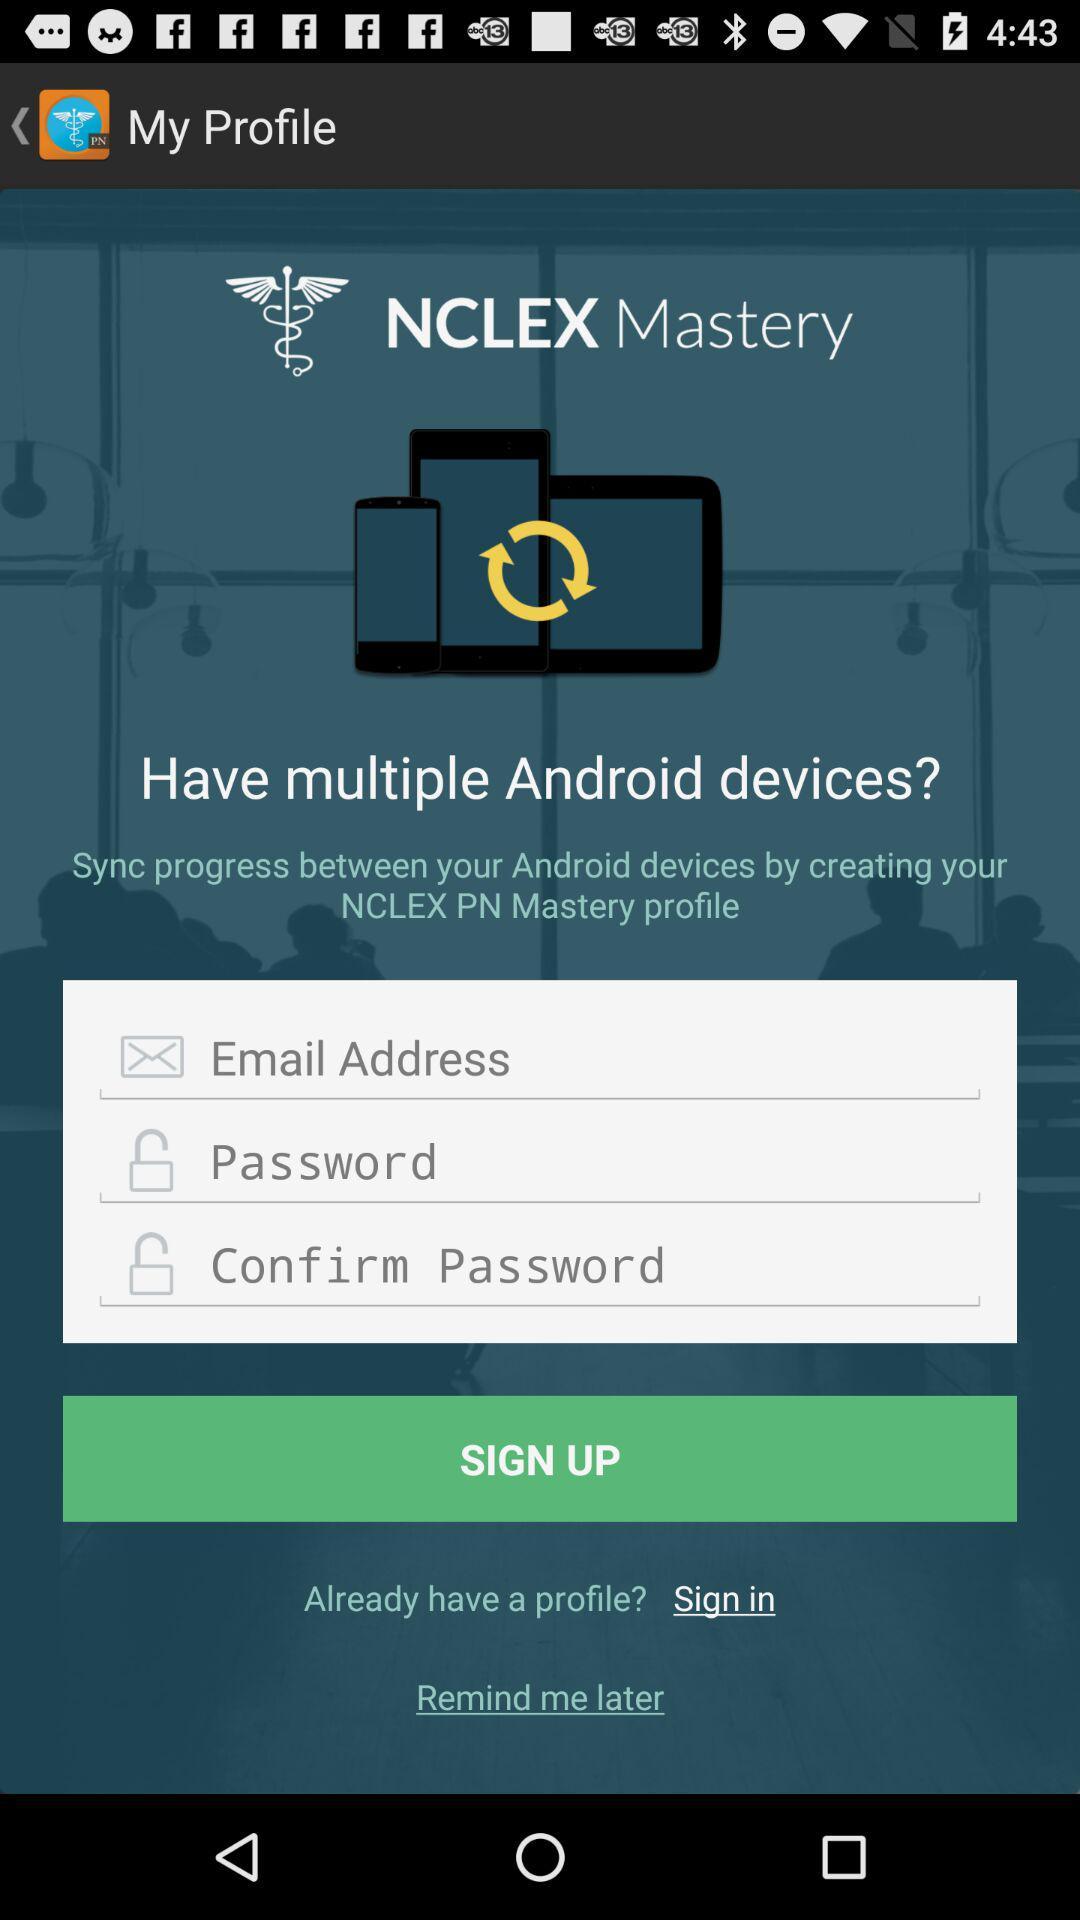 This screenshot has height=1920, width=1080. I want to click on confirm password, so click(540, 1264).